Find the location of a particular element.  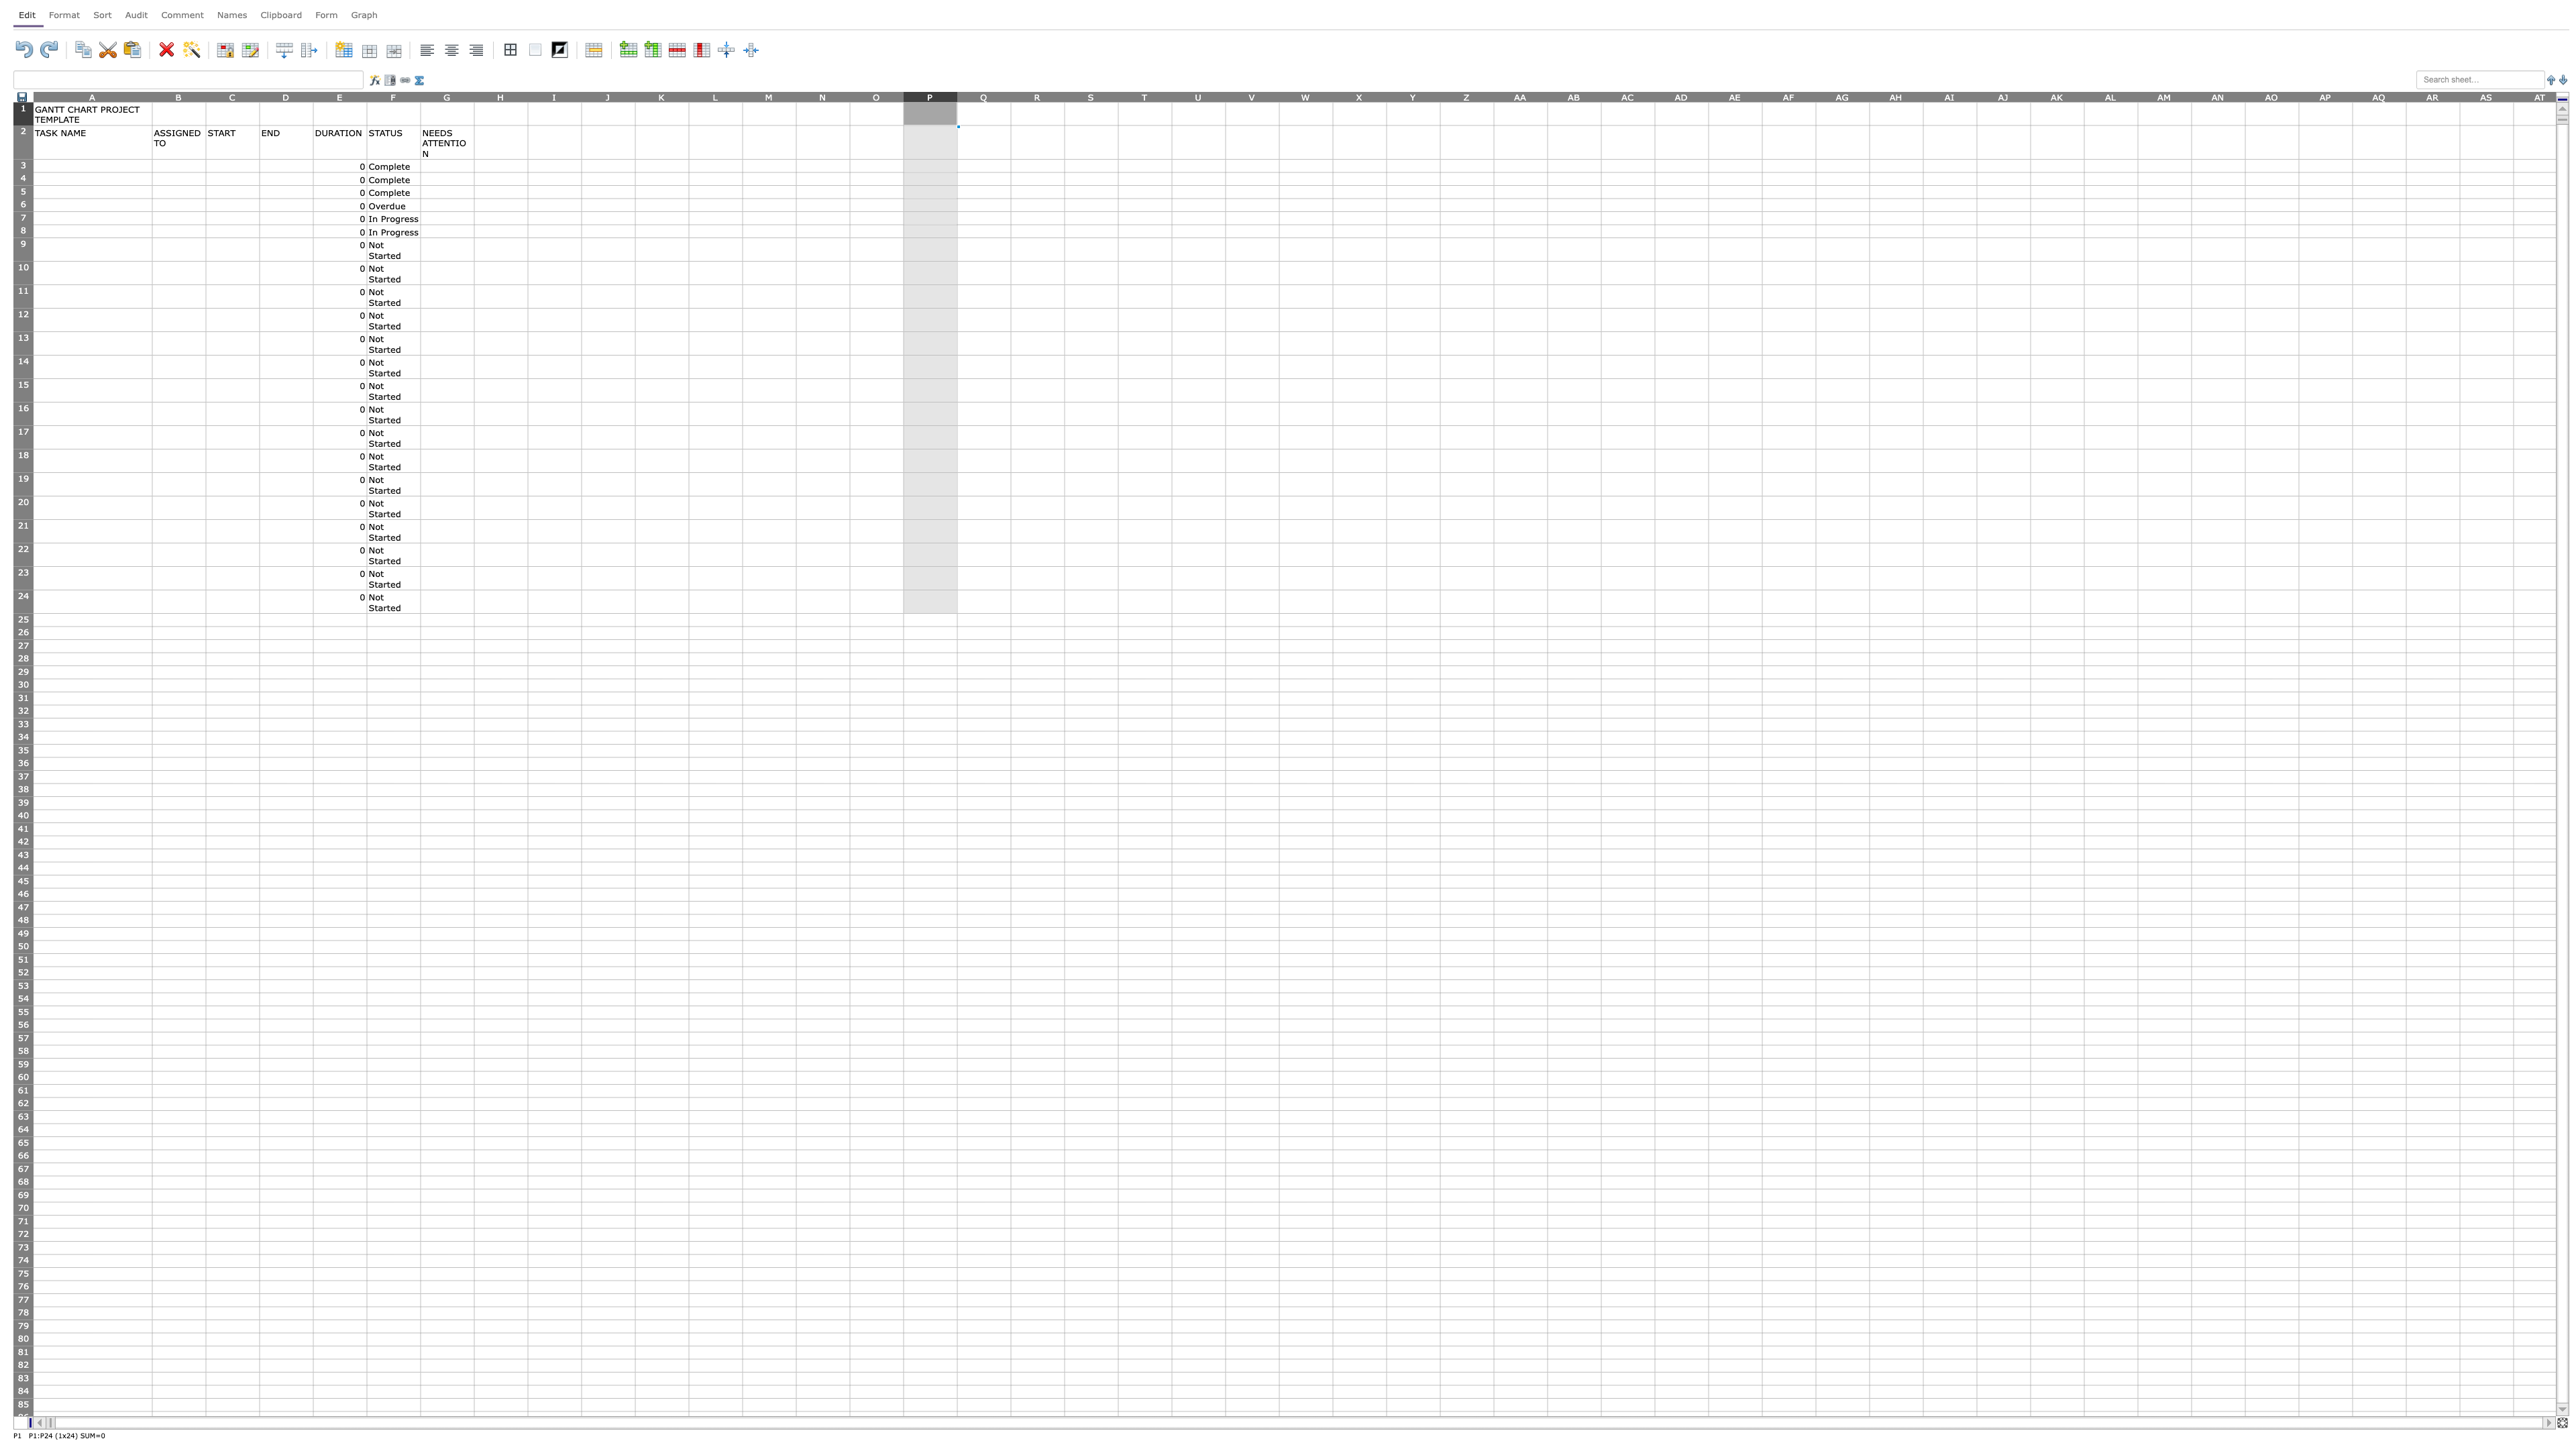

Place cursor on column Q's resize area is located at coordinates (1010, 95).